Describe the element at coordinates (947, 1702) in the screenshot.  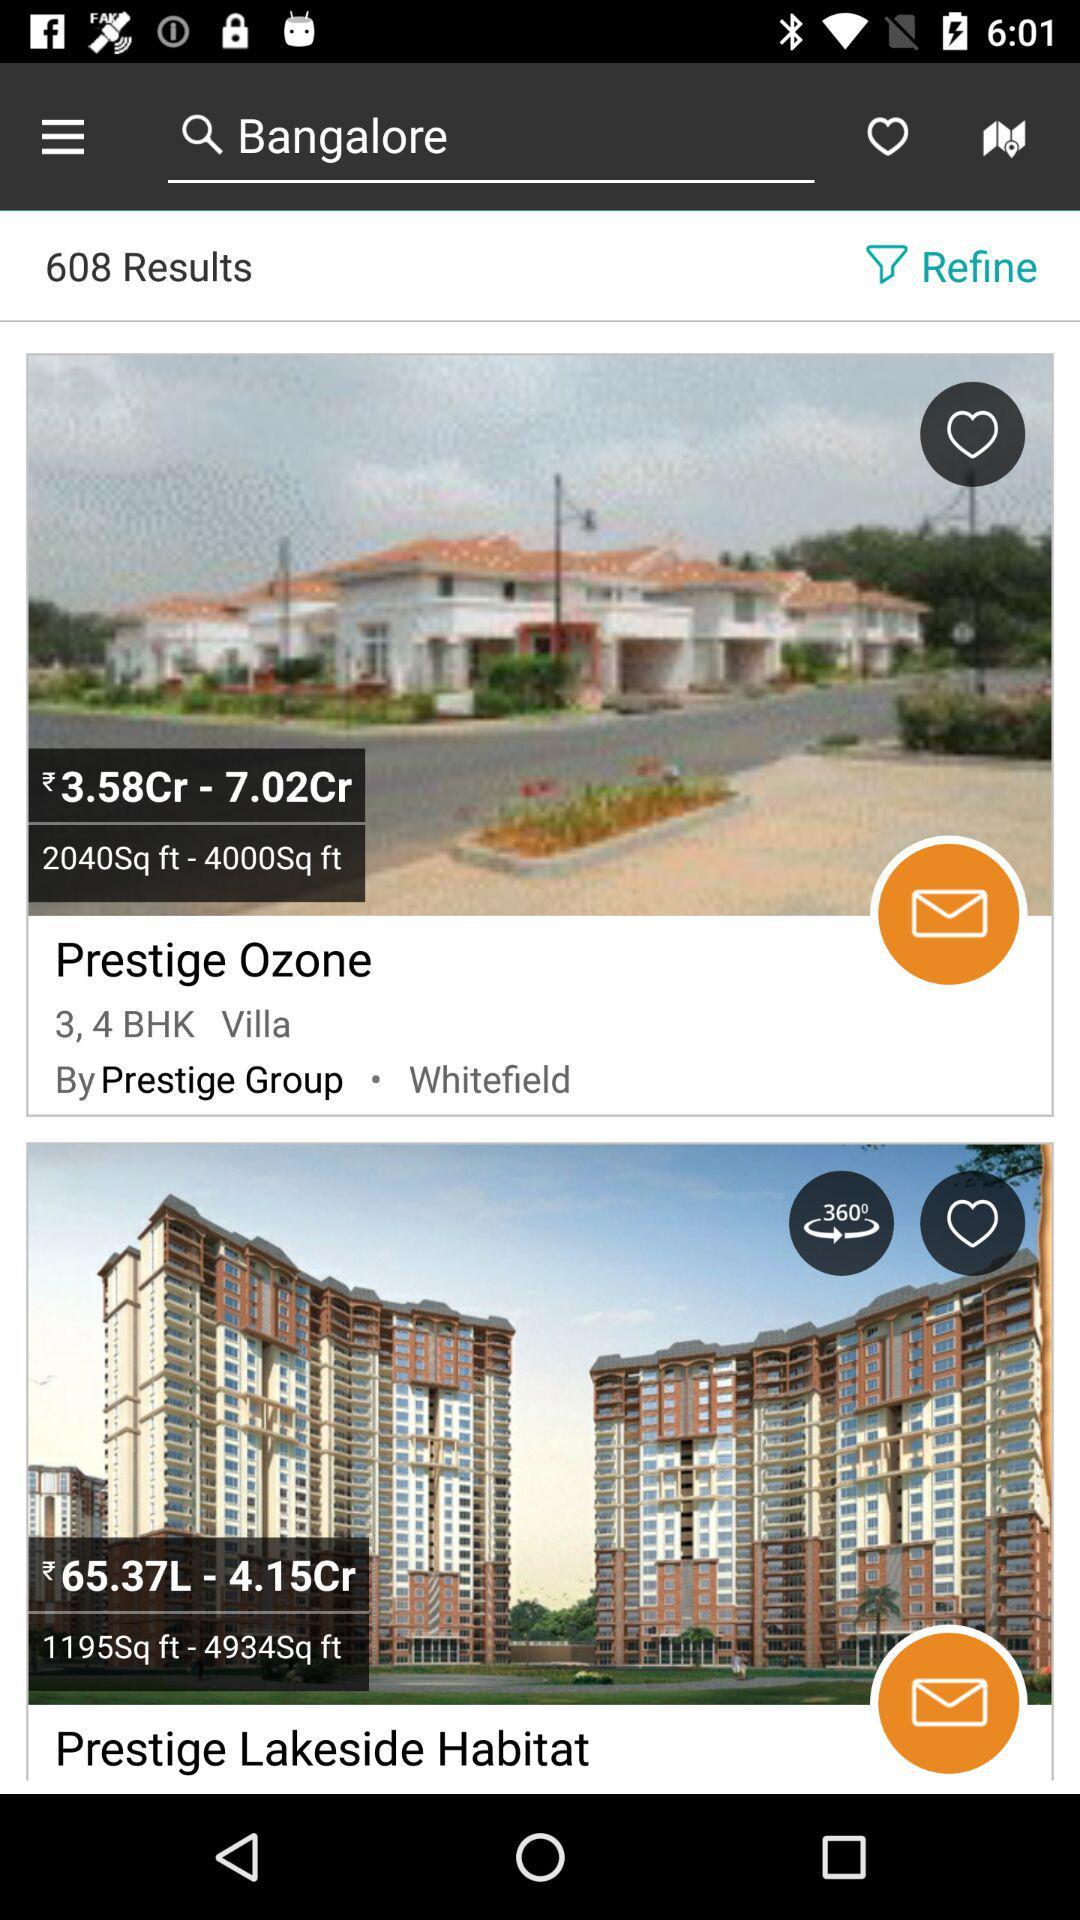
I see `message` at that location.